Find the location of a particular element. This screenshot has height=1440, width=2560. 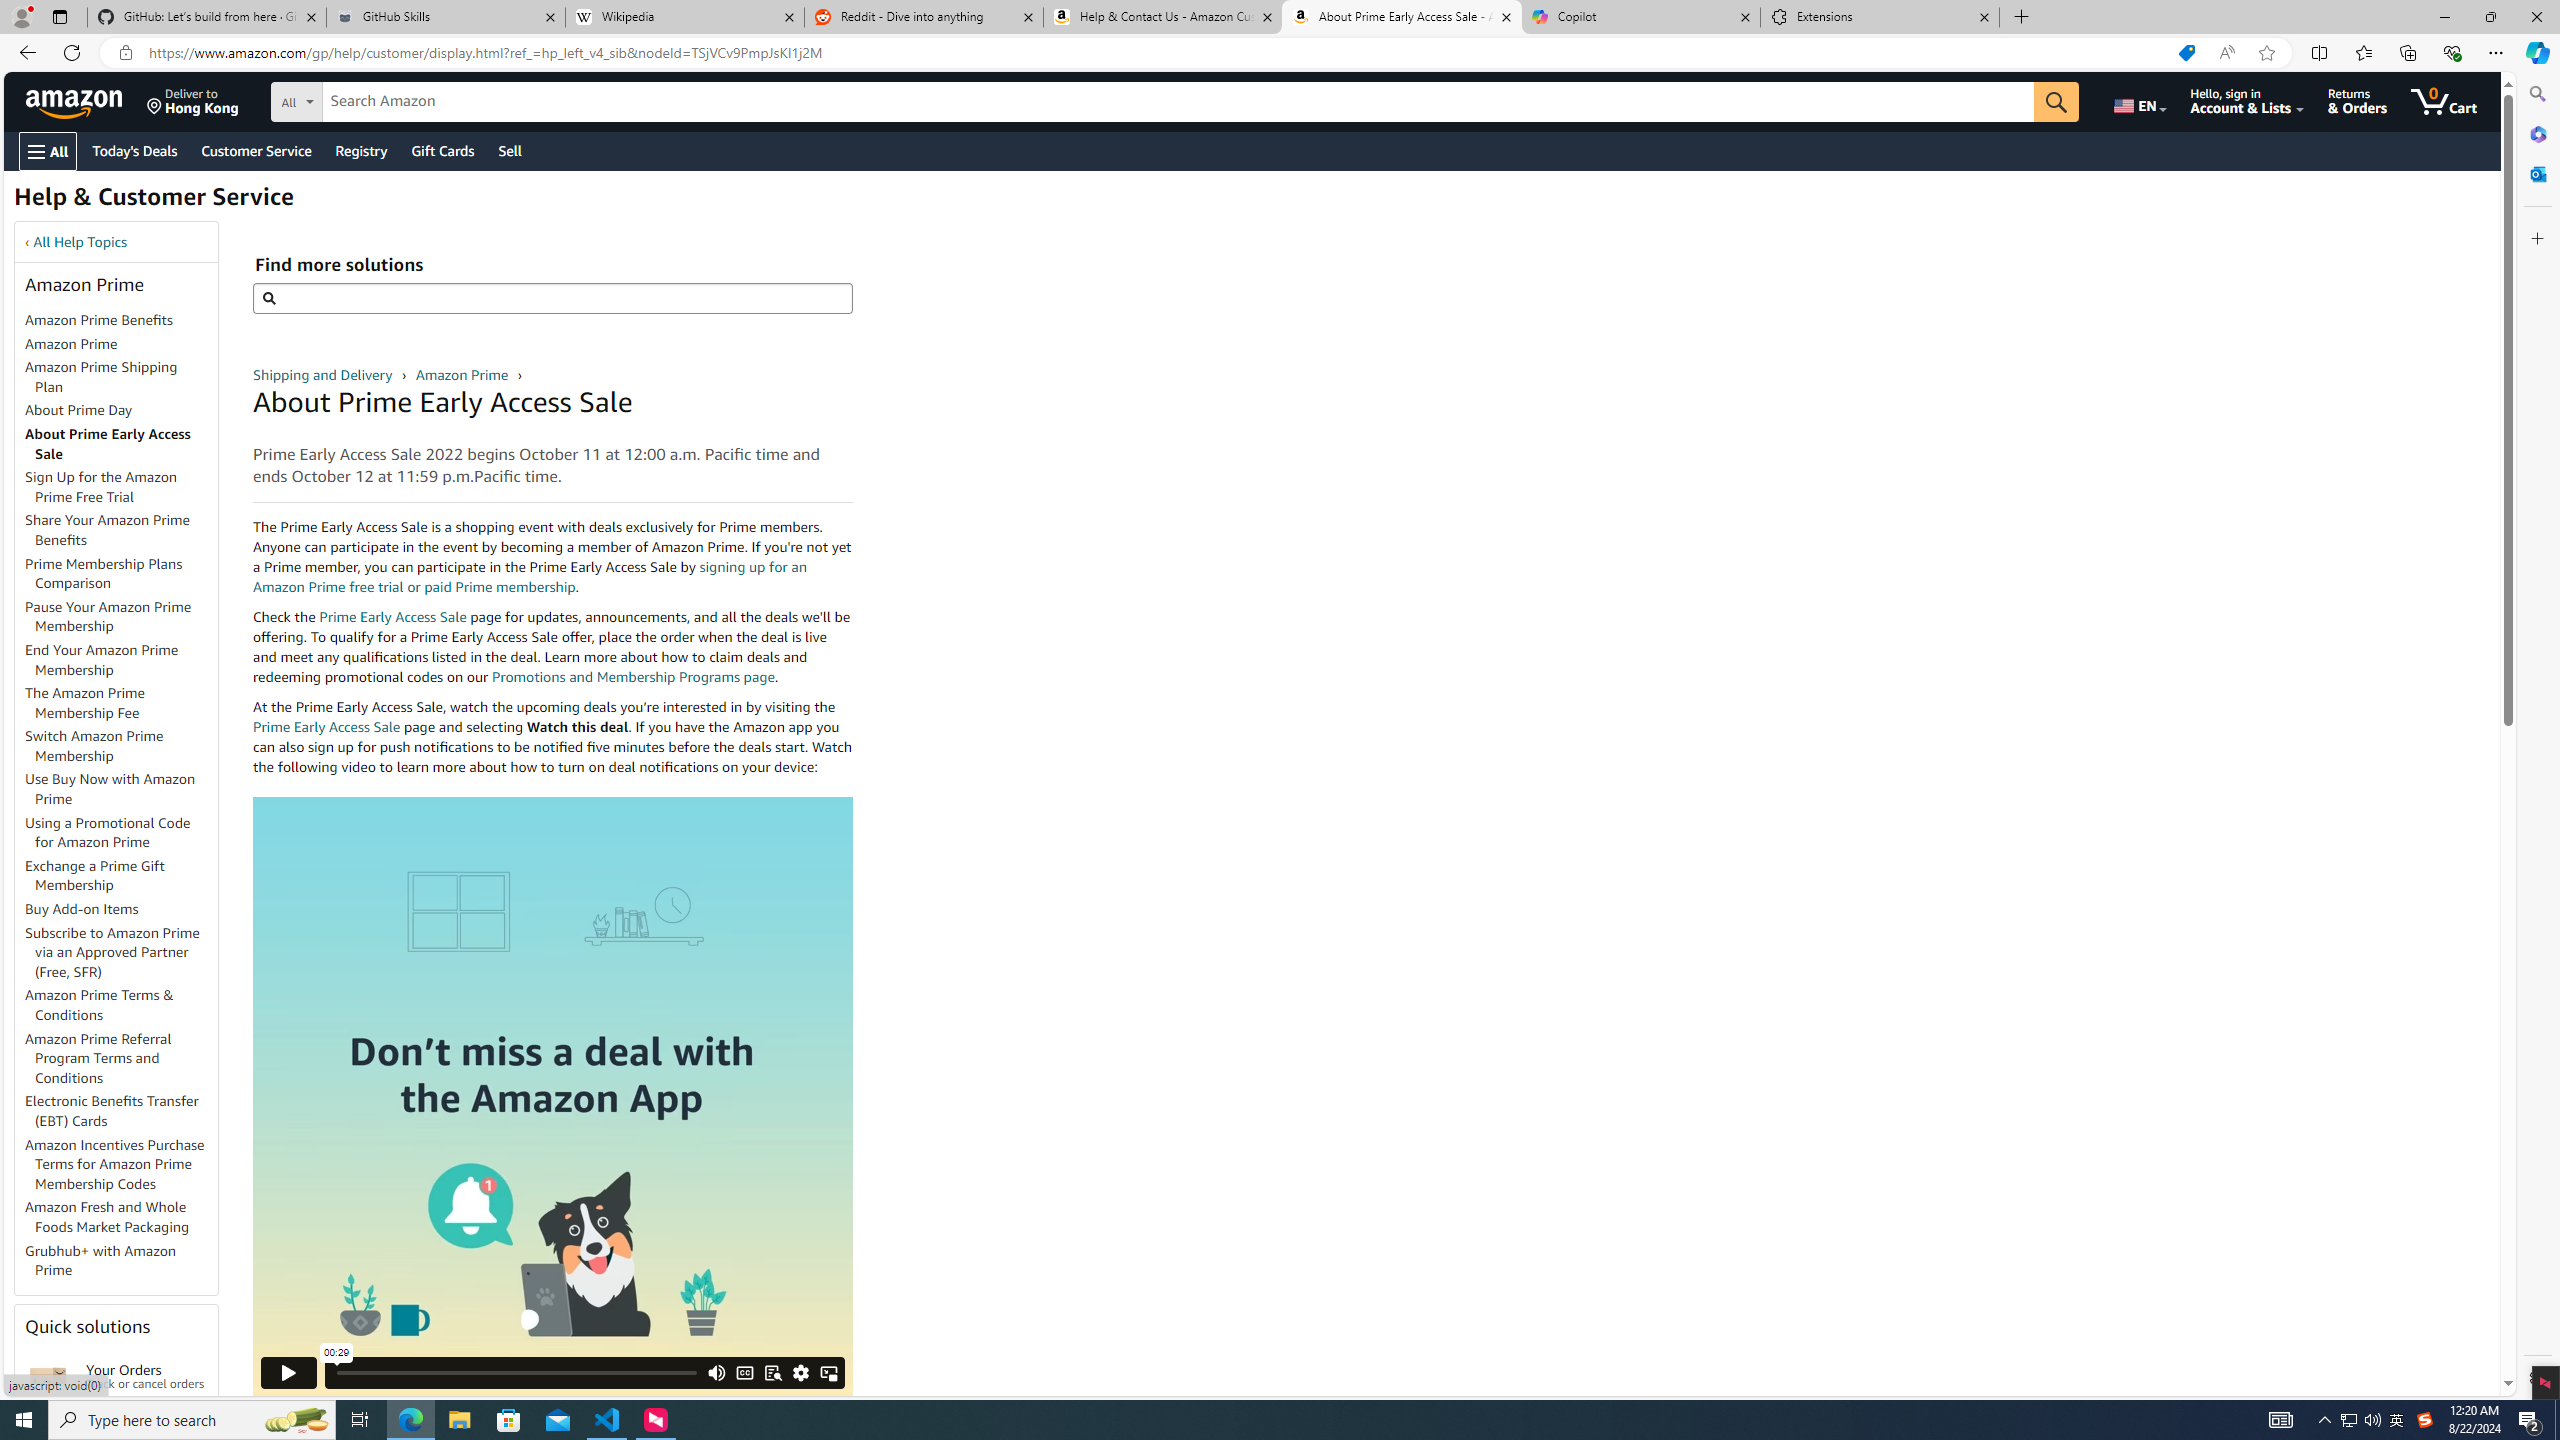

'Help & Contact Us - Amazon Customer Service' is located at coordinates (1161, 16).